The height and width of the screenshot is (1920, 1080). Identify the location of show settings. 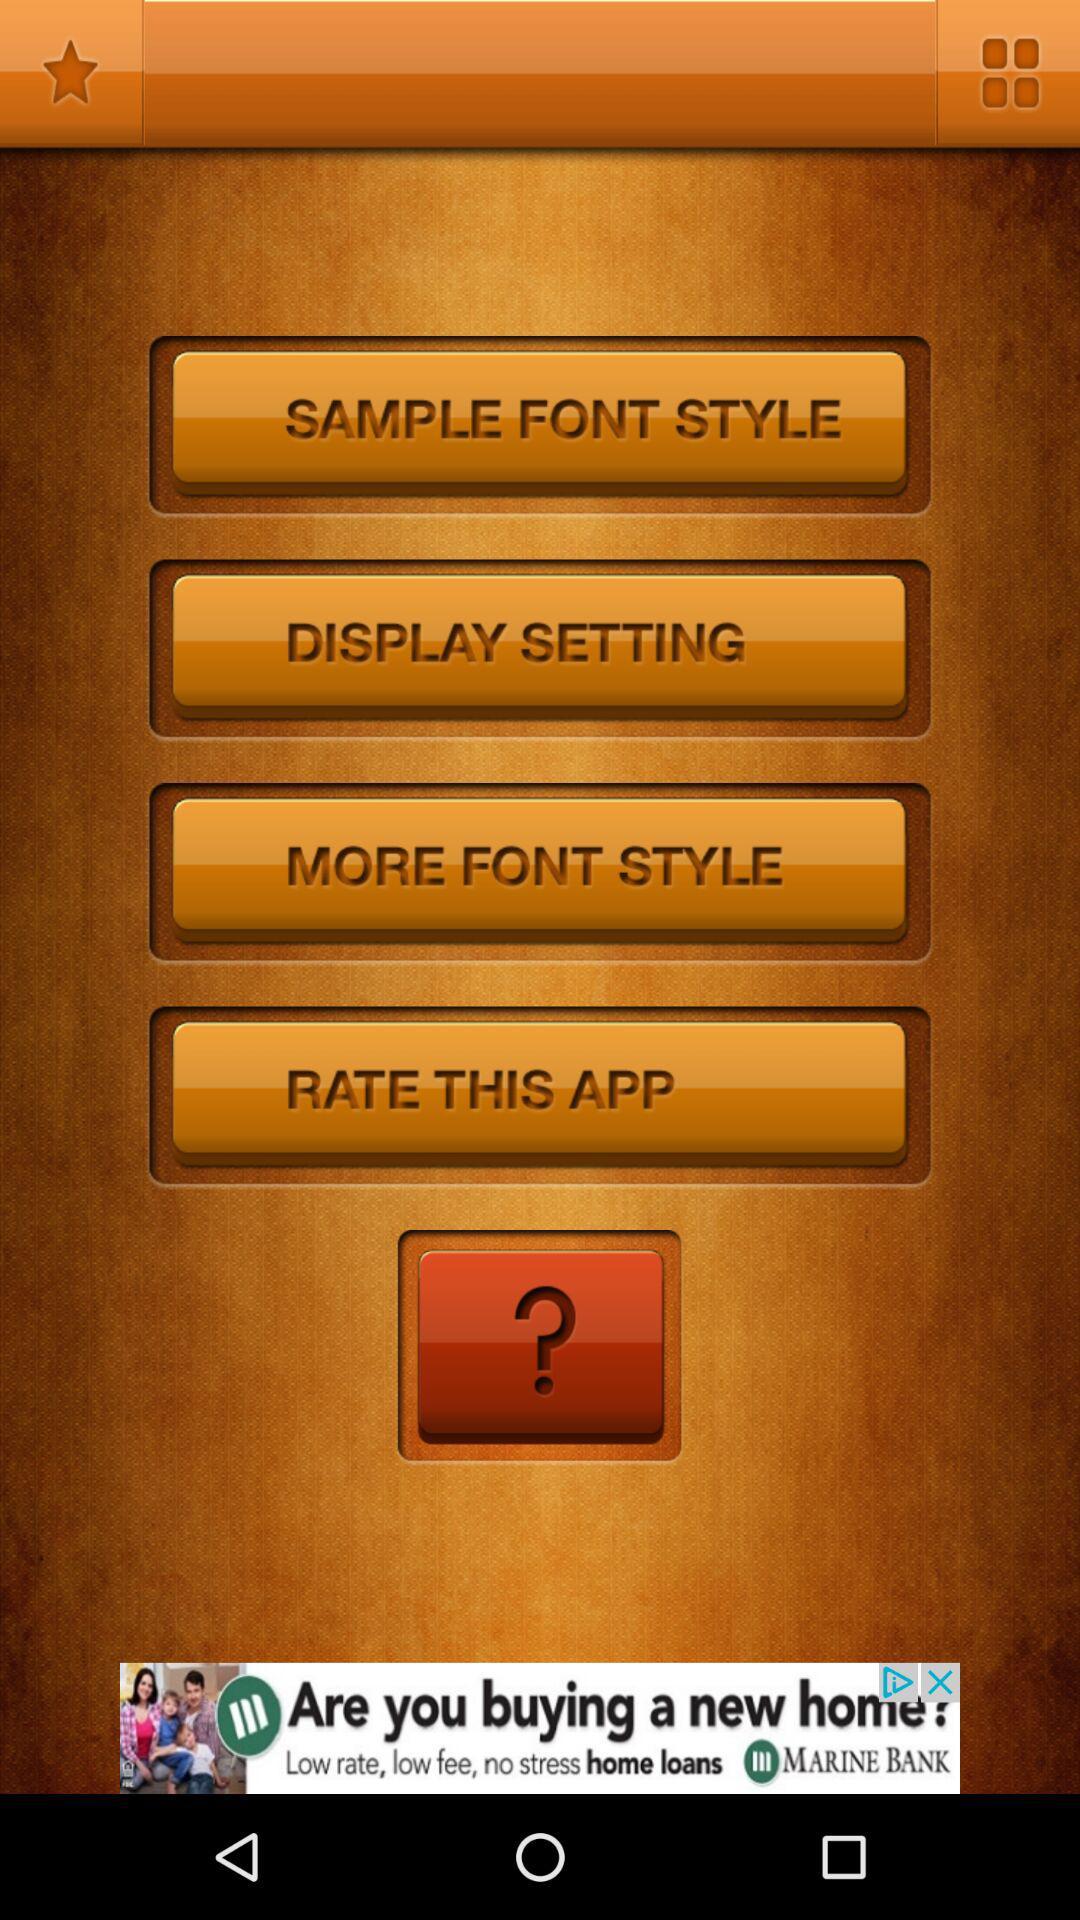
(540, 651).